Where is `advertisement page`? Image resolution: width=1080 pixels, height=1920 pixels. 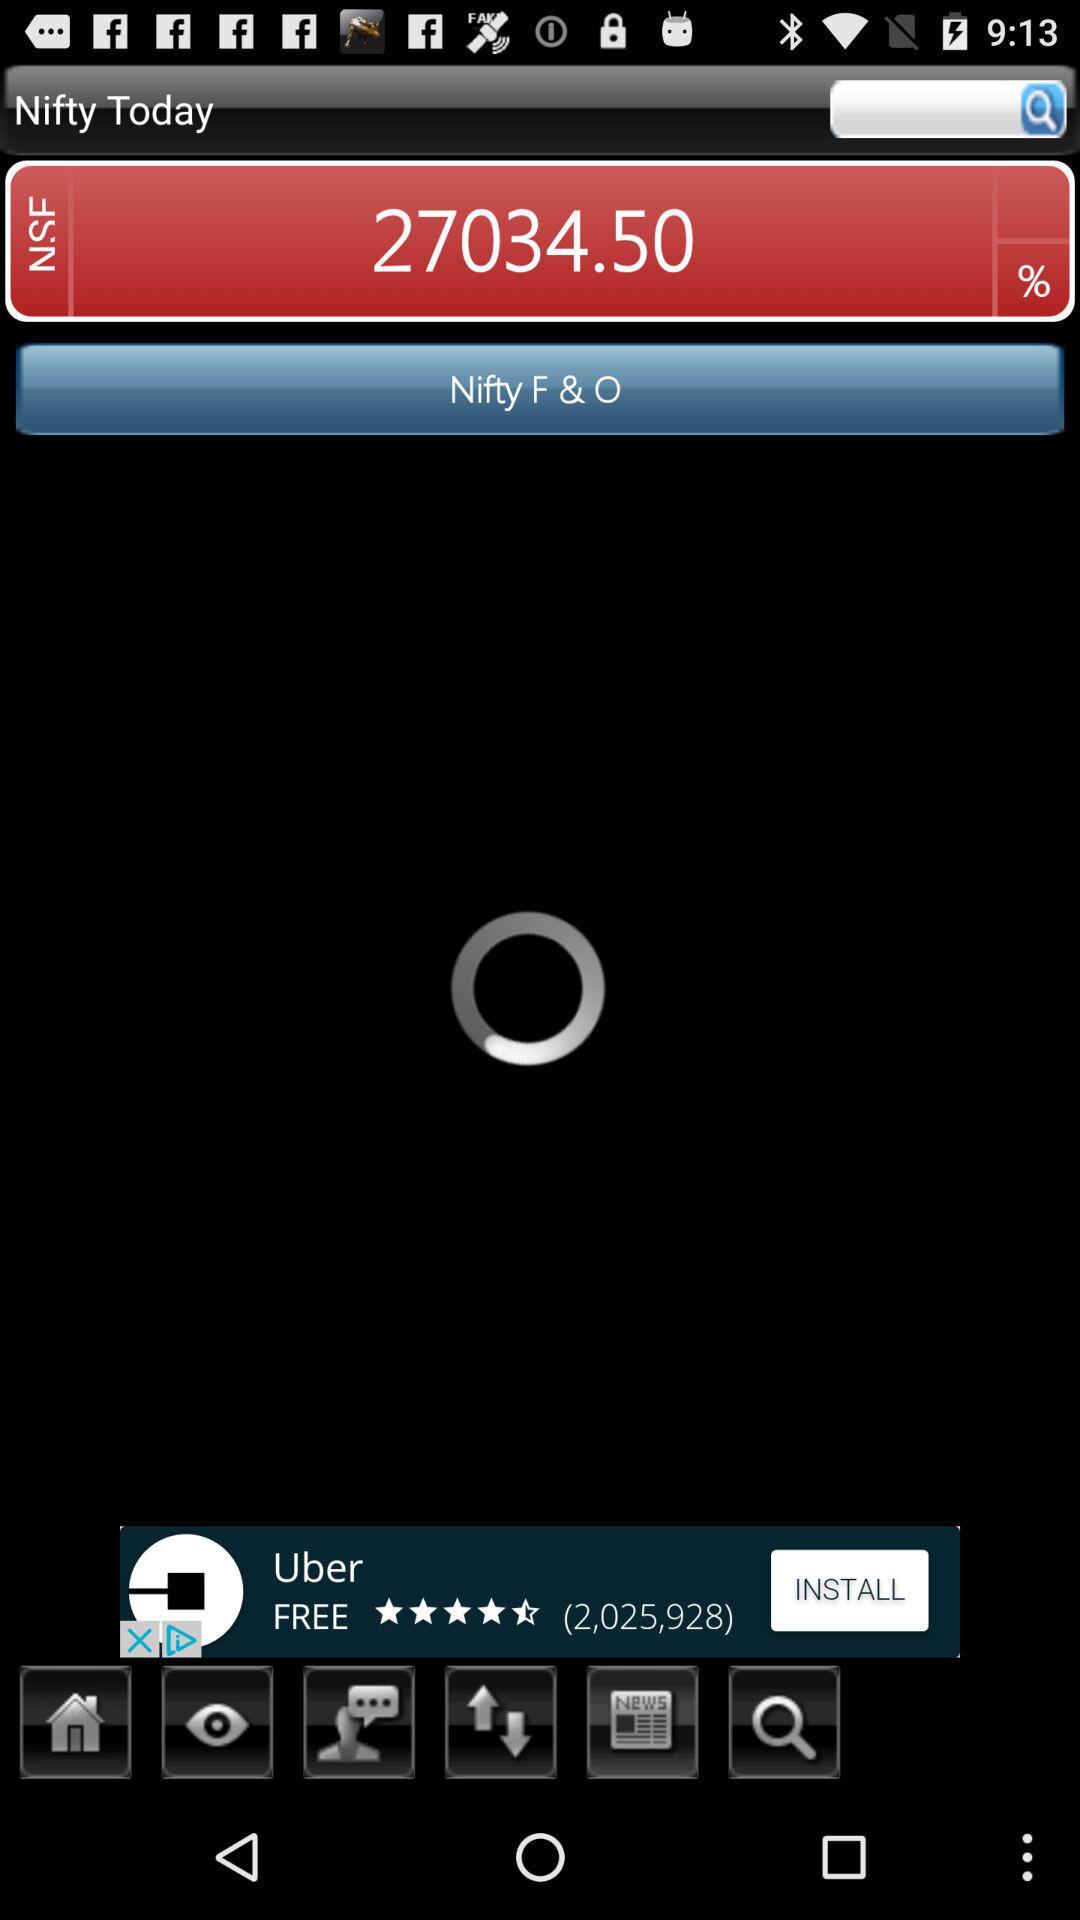
advertisement page is located at coordinates (540, 1590).